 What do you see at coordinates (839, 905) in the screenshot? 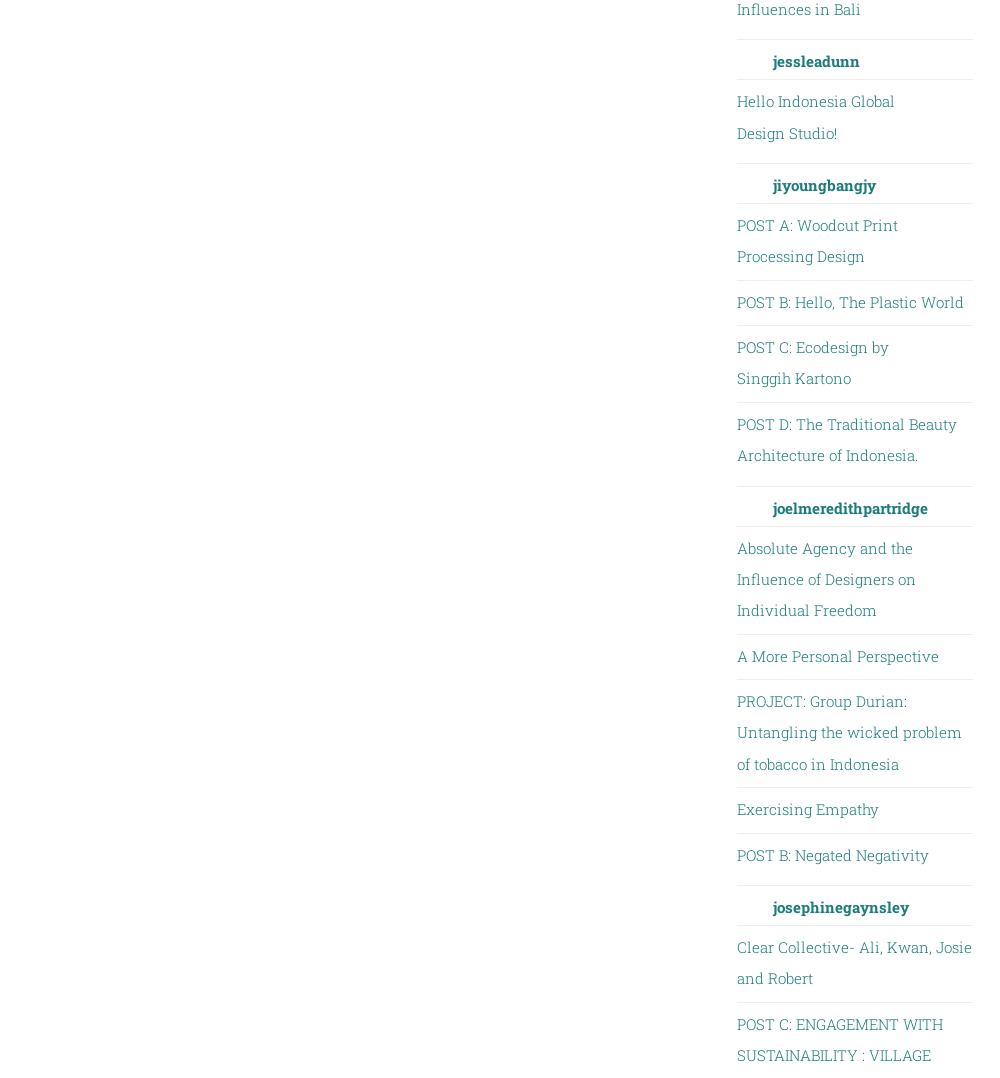
I see `'josephinegaynsley'` at bounding box center [839, 905].